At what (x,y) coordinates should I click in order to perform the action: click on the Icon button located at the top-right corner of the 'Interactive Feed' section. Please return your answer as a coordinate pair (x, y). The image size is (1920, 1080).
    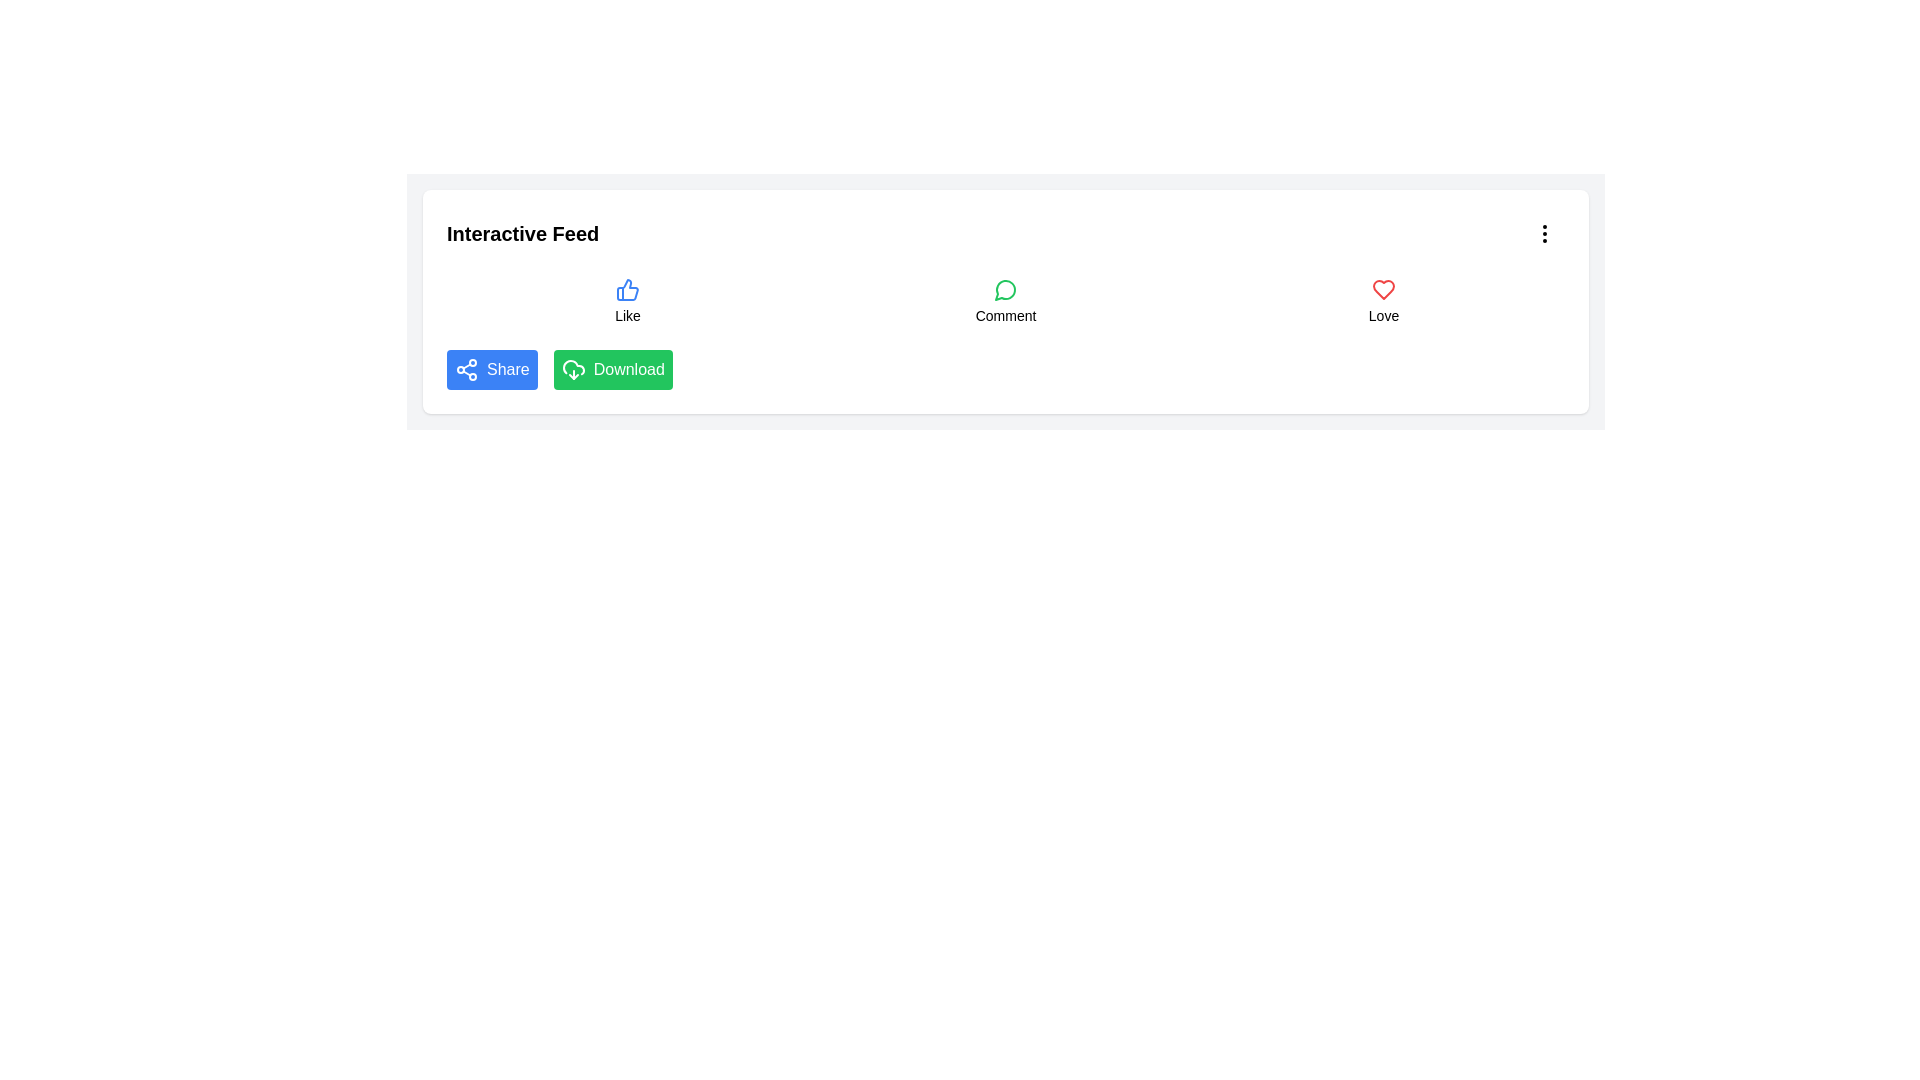
    Looking at the image, I should click on (1544, 233).